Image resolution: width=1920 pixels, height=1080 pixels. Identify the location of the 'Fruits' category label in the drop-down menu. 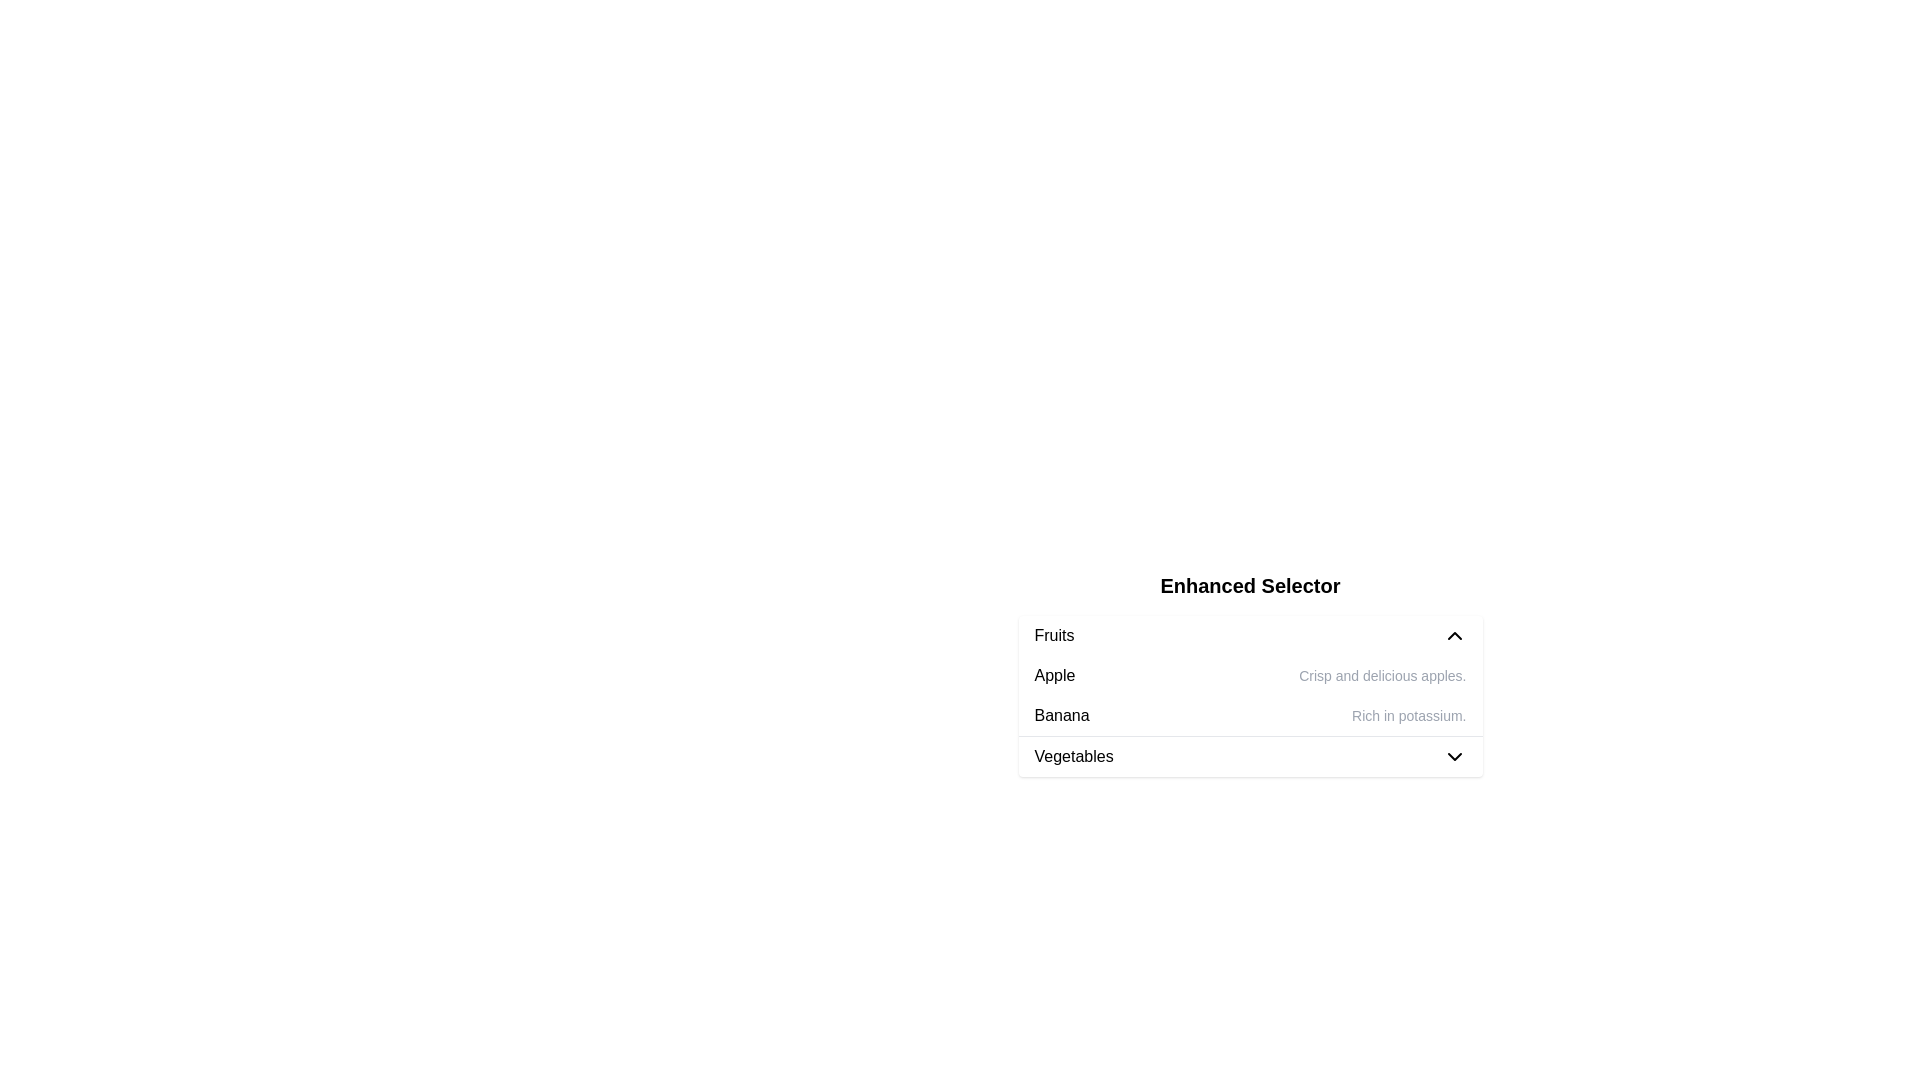
(1053, 636).